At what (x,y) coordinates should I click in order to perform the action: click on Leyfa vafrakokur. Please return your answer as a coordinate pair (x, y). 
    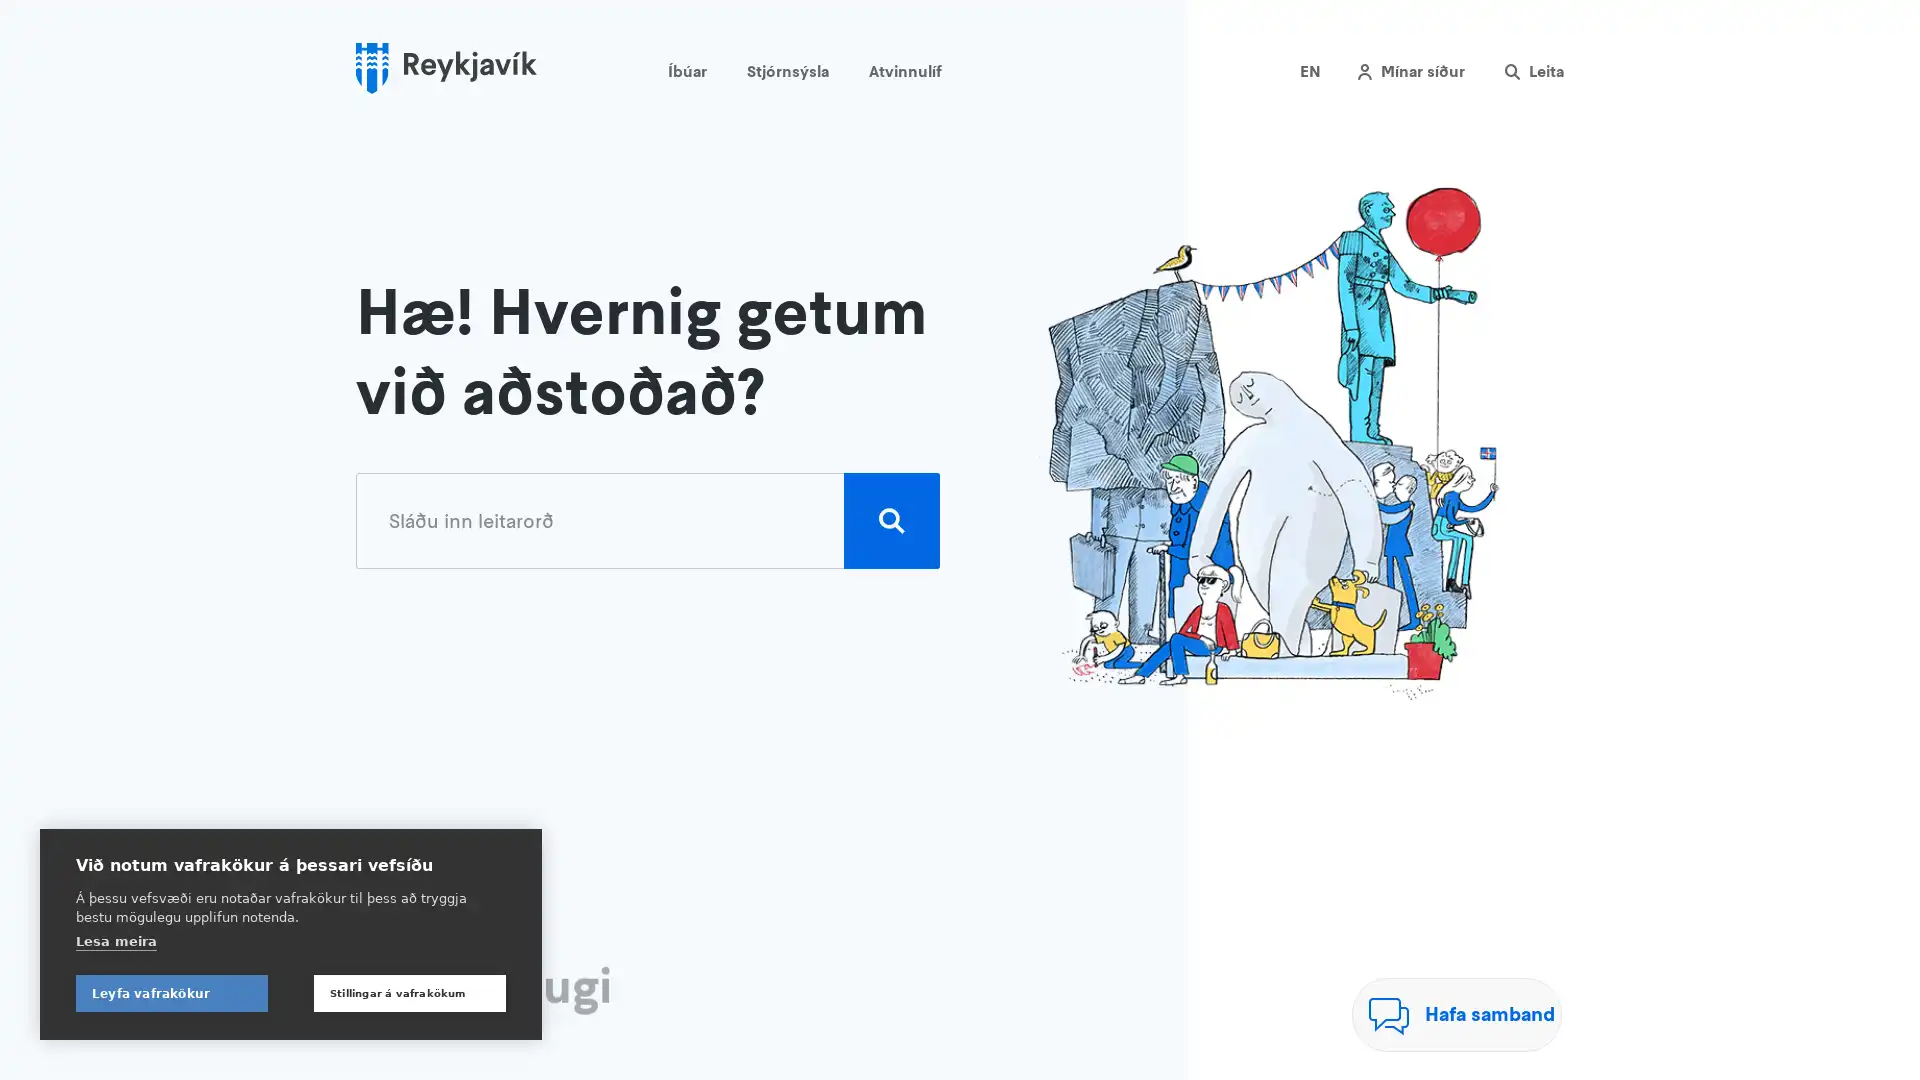
    Looking at the image, I should click on (172, 993).